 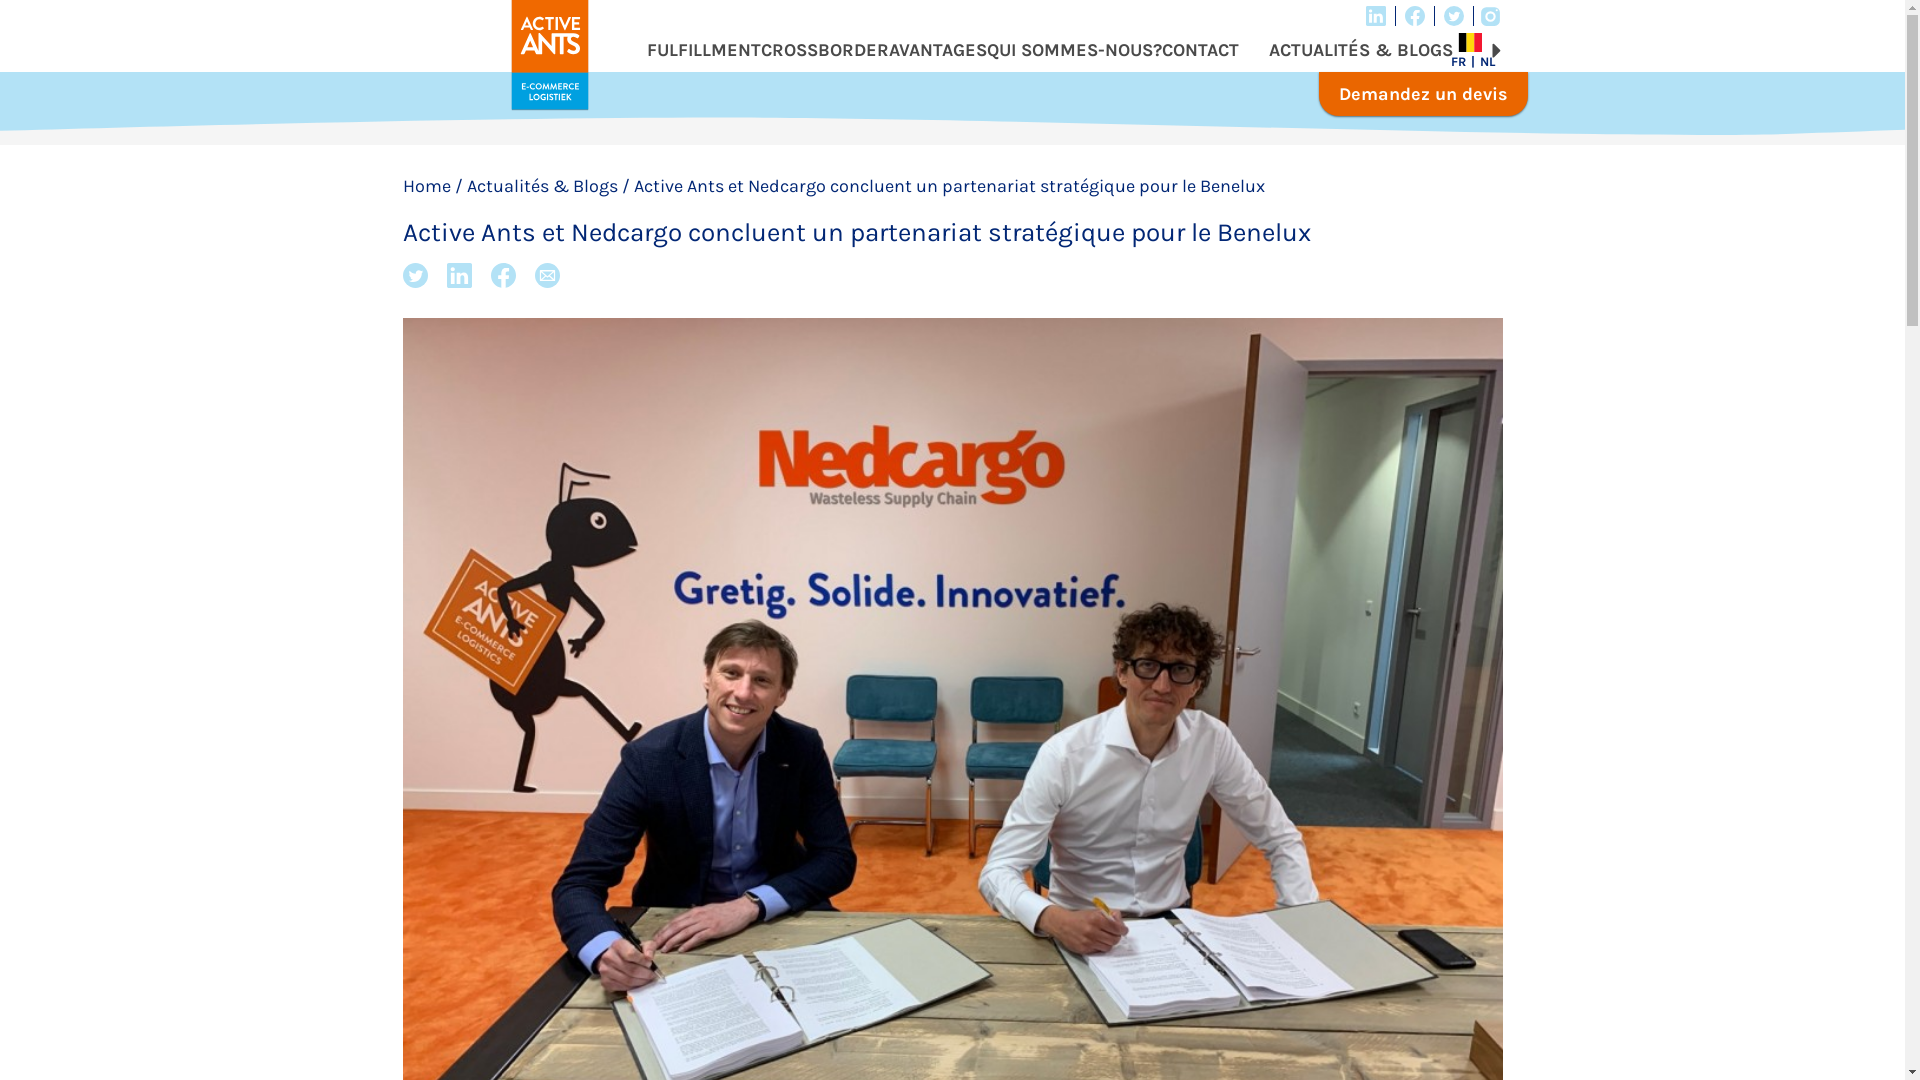 I want to click on 'AVANTAGES', so click(x=935, y=49).